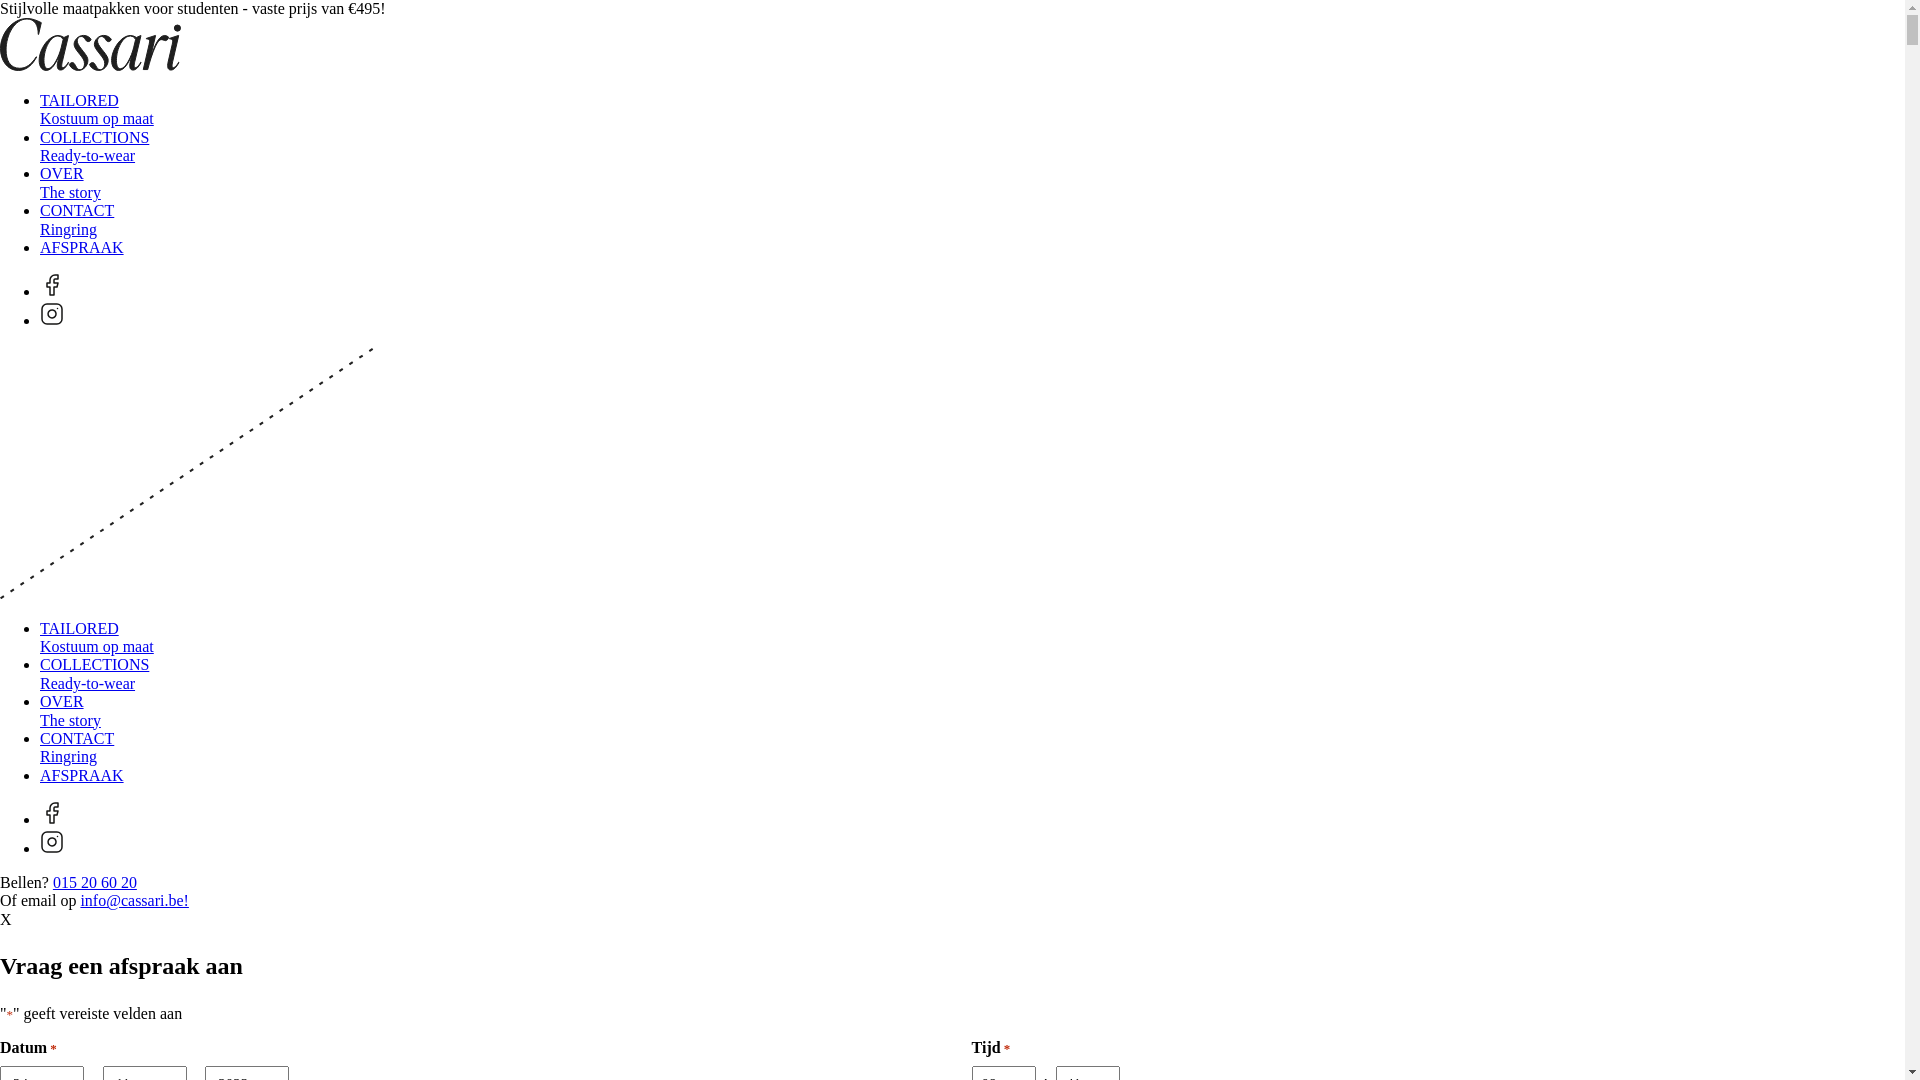 The height and width of the screenshot is (1080, 1920). Describe the element at coordinates (95, 637) in the screenshot. I see `'TAILORED` at that location.